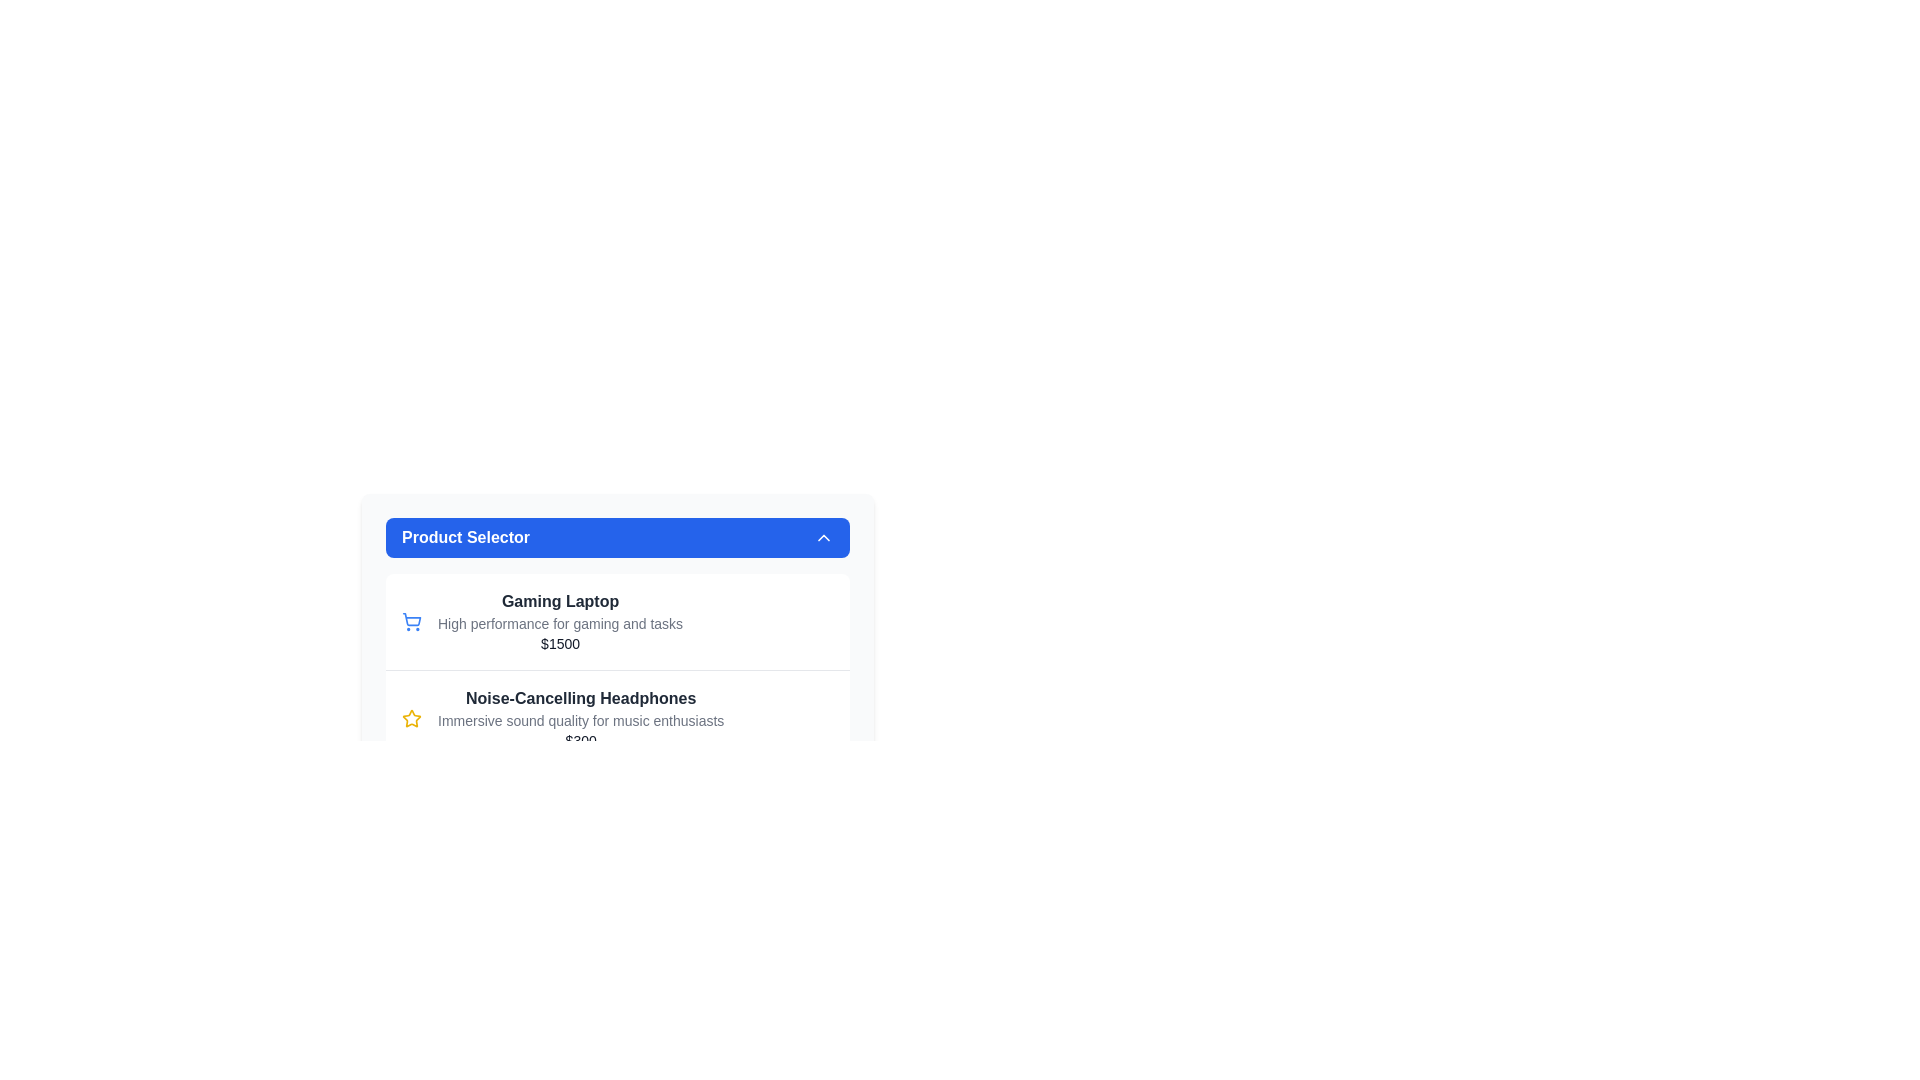 Image resolution: width=1920 pixels, height=1080 pixels. What do you see at coordinates (617, 536) in the screenshot?
I see `the button that opens or collapses a section of products` at bounding box center [617, 536].